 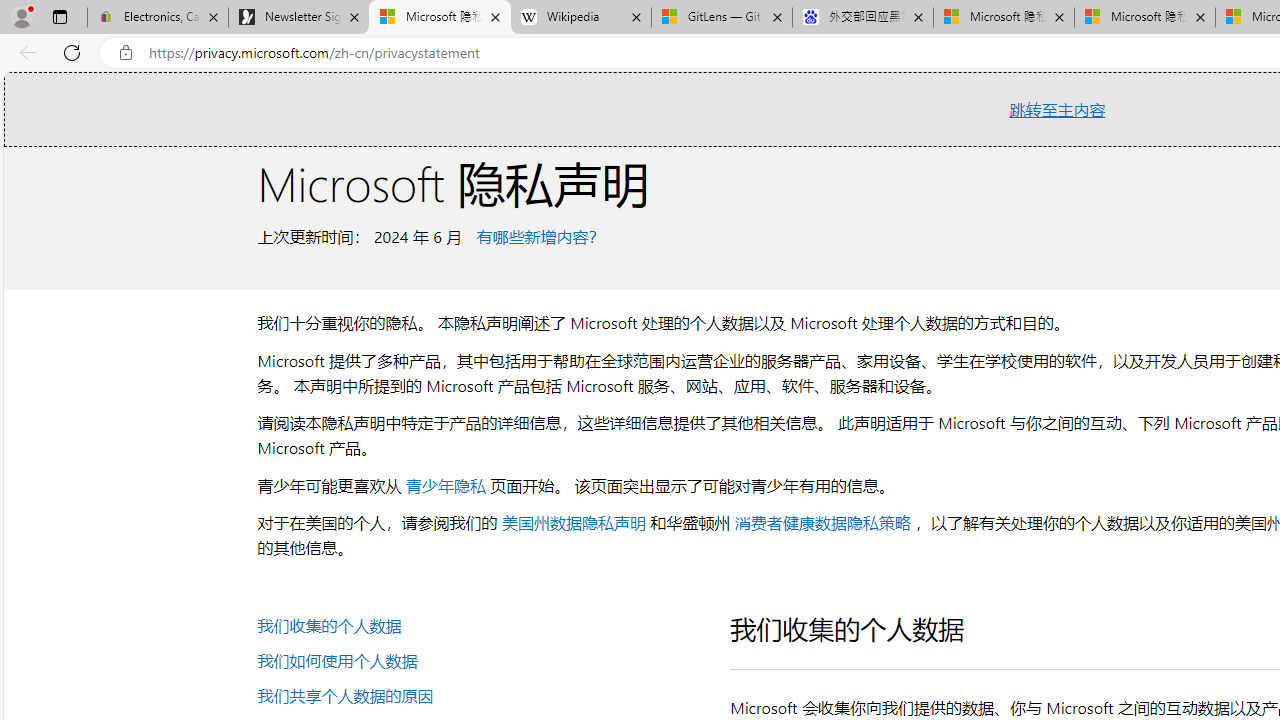 What do you see at coordinates (297, 17) in the screenshot?
I see `'Newsletter Sign Up'` at bounding box center [297, 17].